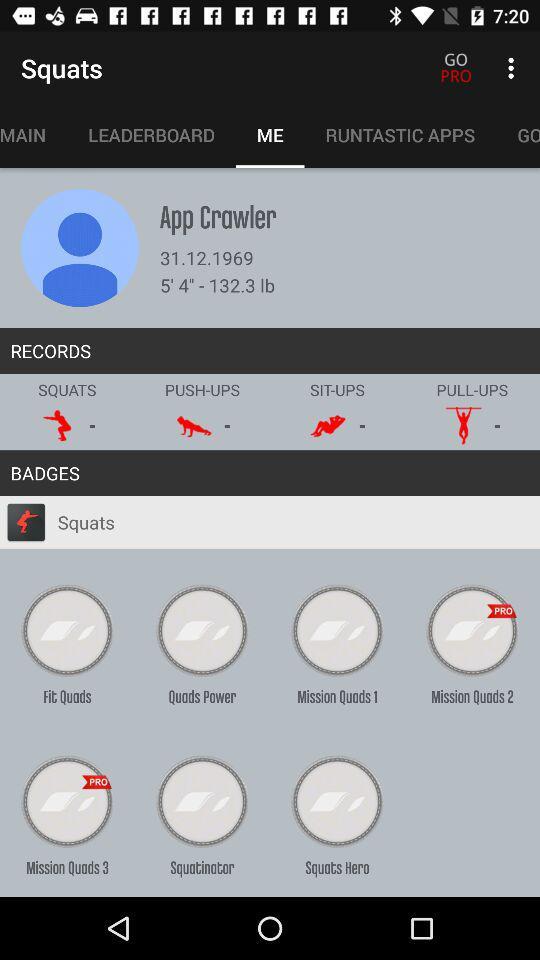 This screenshot has height=960, width=540. What do you see at coordinates (400, 134) in the screenshot?
I see `item to the left of go pro! item` at bounding box center [400, 134].